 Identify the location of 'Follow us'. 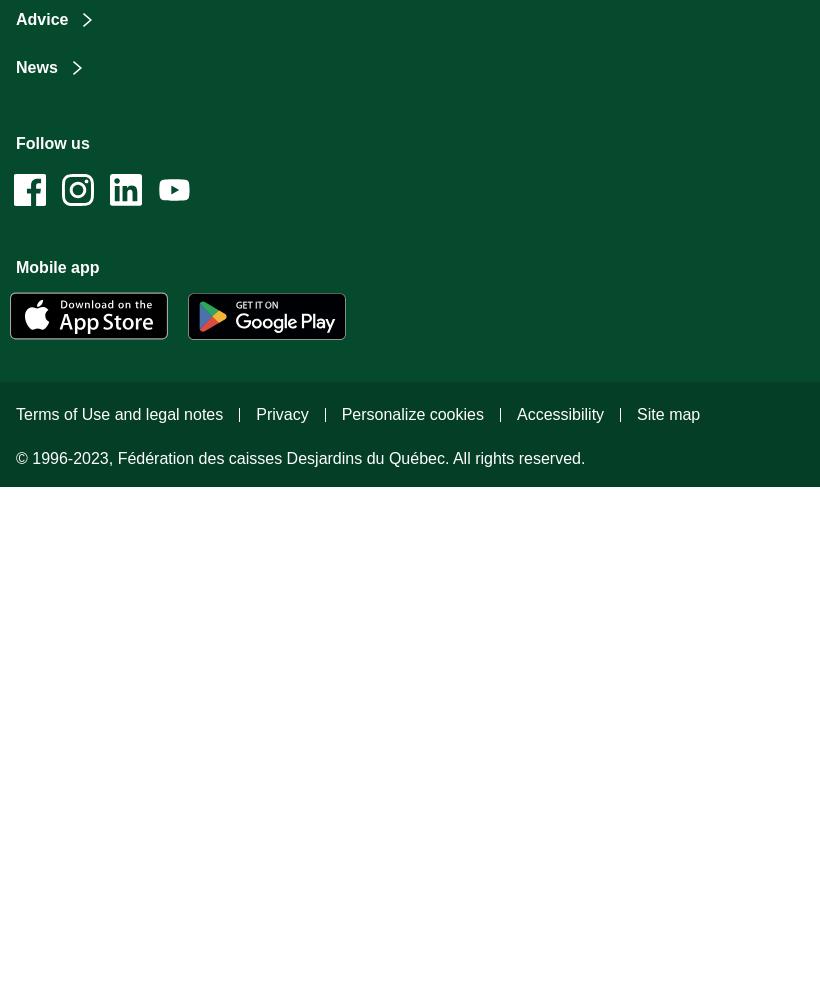
(52, 143).